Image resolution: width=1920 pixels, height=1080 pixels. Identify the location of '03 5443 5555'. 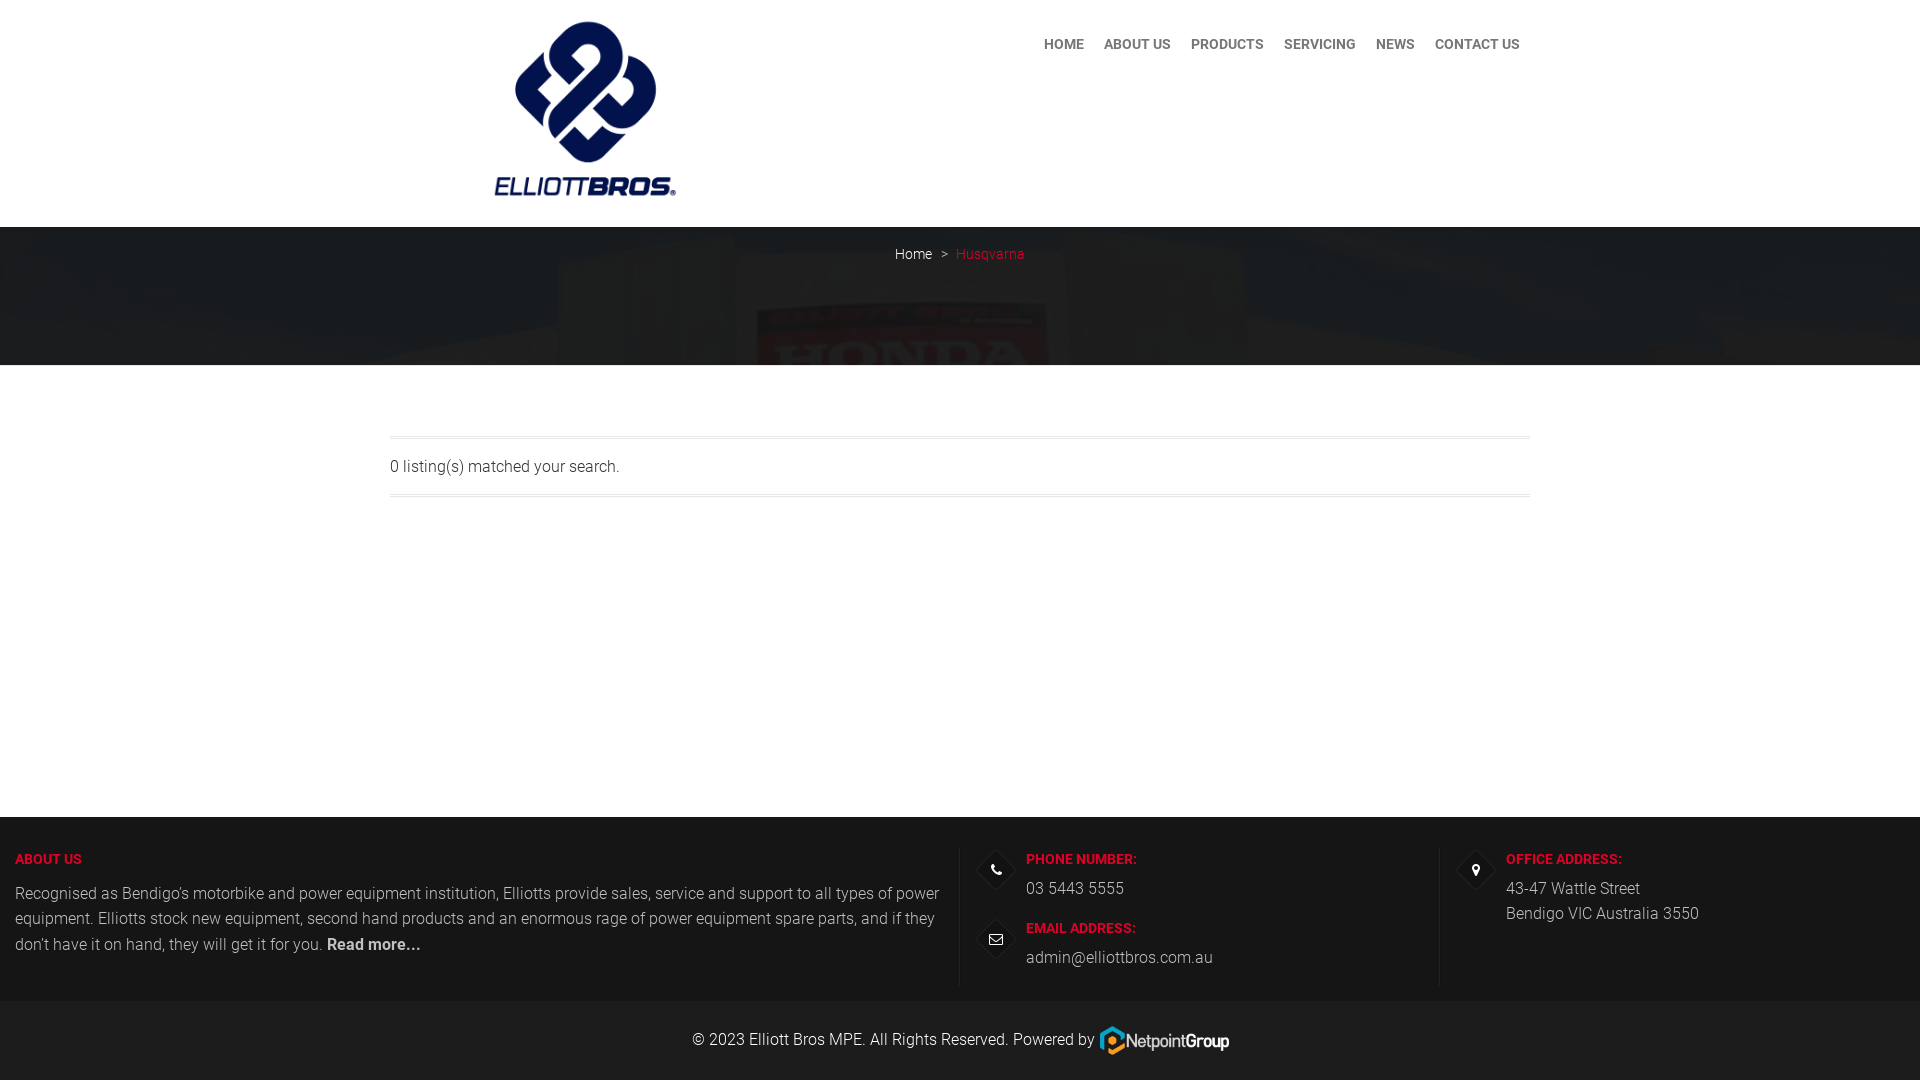
(1074, 887).